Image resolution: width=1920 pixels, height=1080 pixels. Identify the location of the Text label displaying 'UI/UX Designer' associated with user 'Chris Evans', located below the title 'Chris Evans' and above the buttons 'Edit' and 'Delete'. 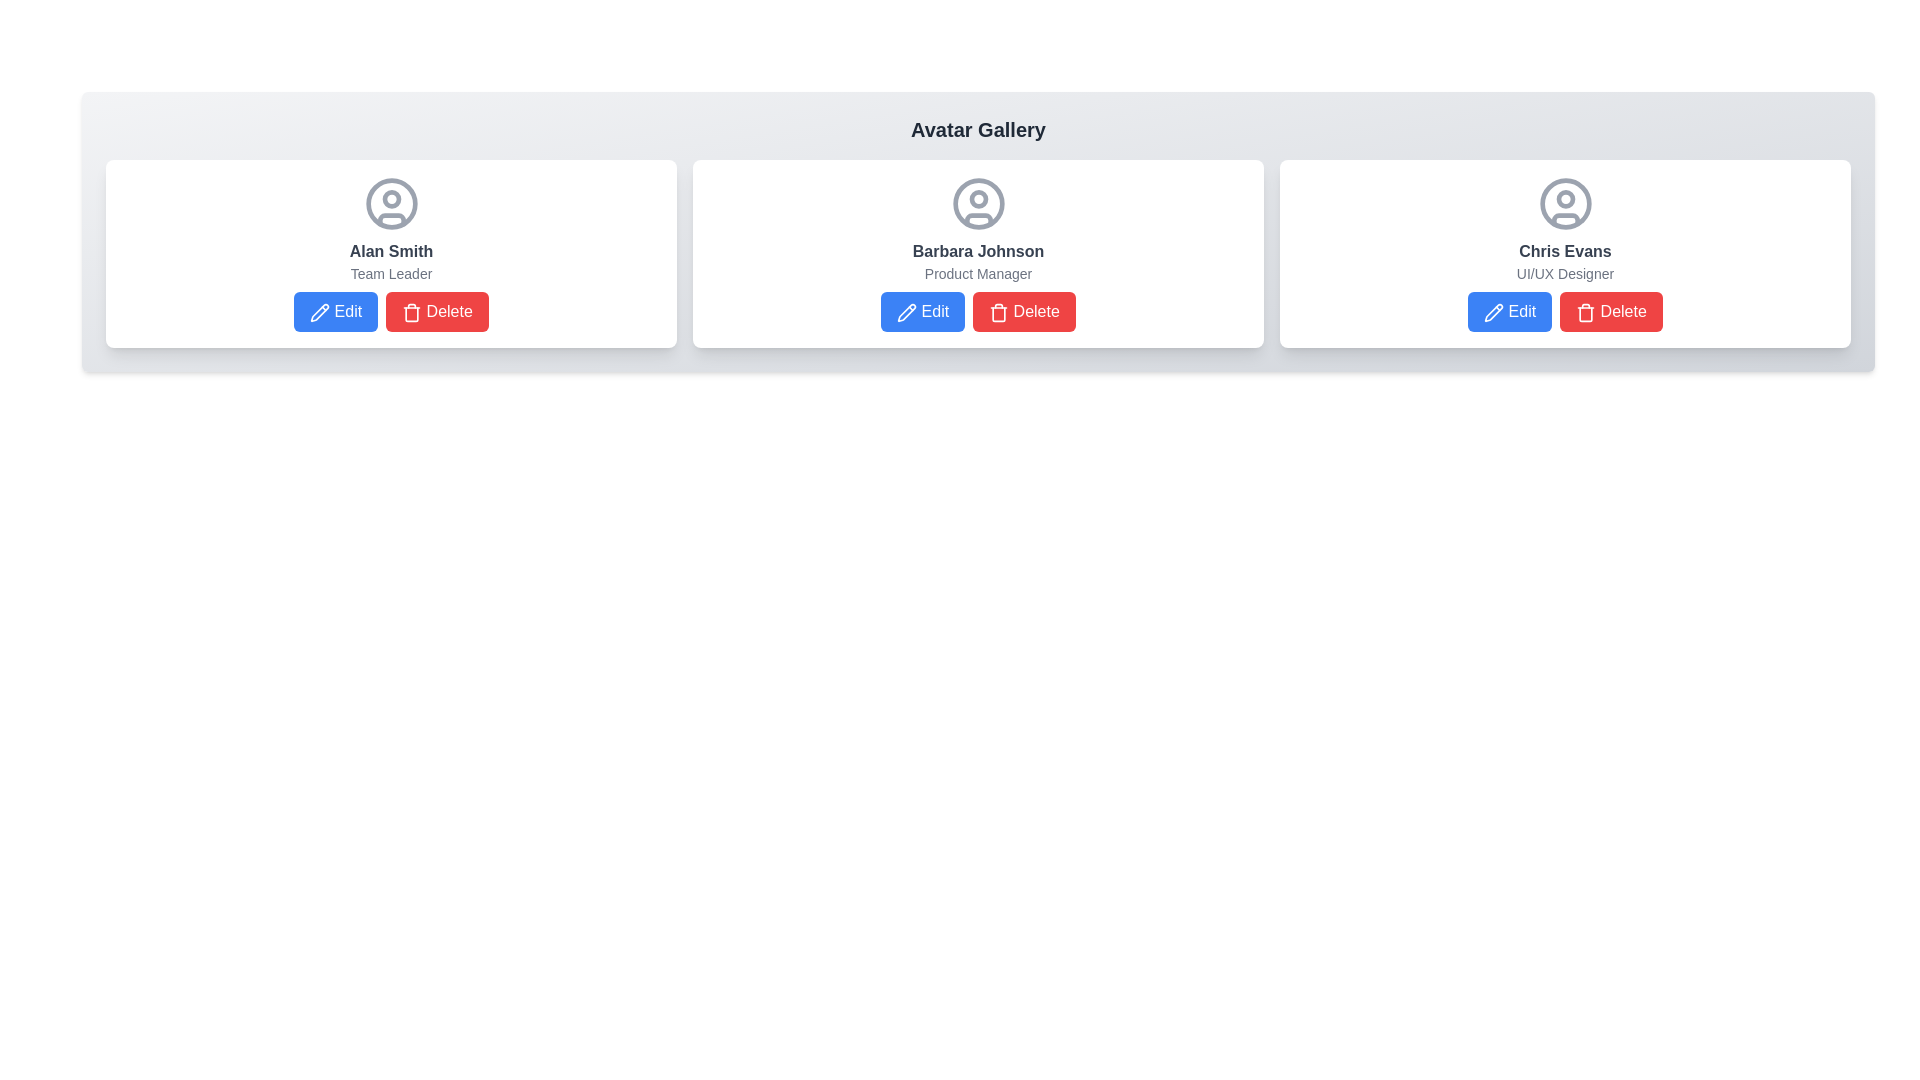
(1564, 273).